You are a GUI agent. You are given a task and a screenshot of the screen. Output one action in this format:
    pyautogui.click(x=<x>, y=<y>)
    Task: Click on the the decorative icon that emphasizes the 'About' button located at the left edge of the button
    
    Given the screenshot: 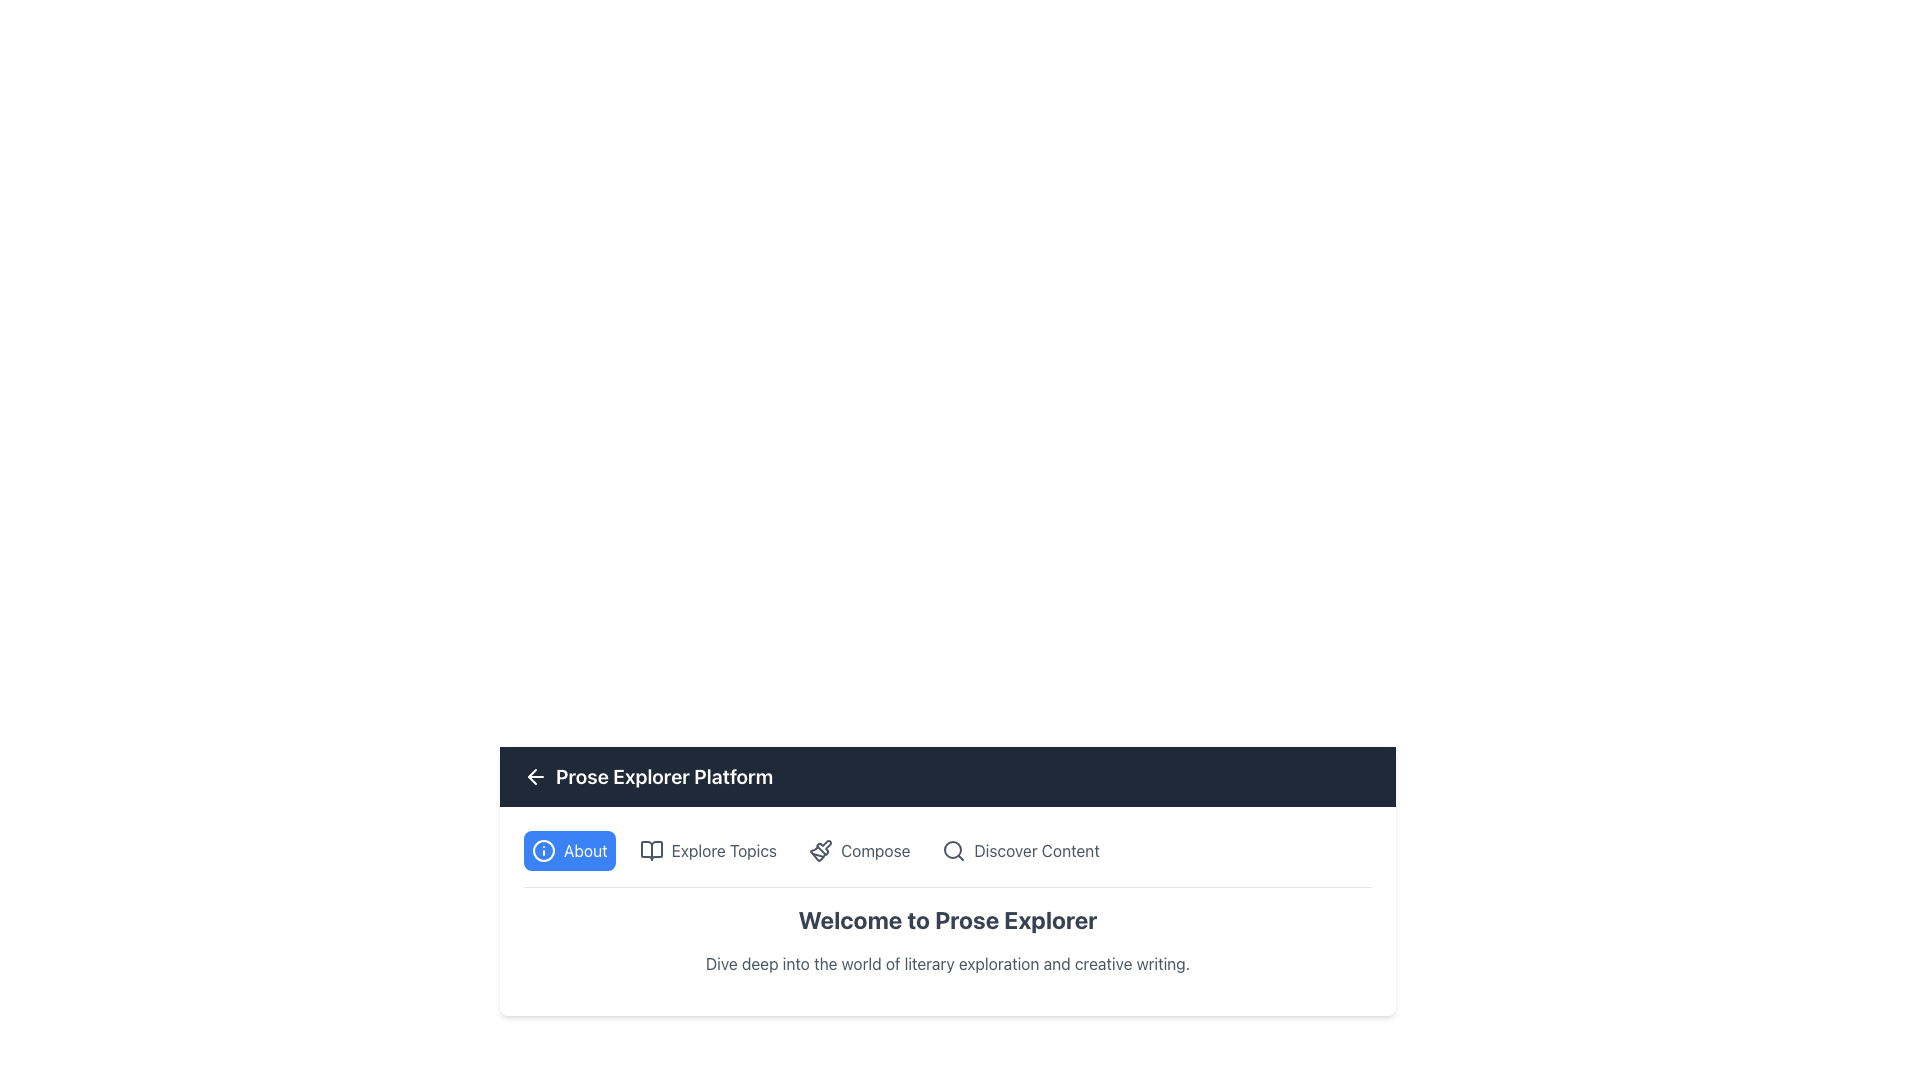 What is the action you would take?
    pyautogui.click(x=543, y=851)
    